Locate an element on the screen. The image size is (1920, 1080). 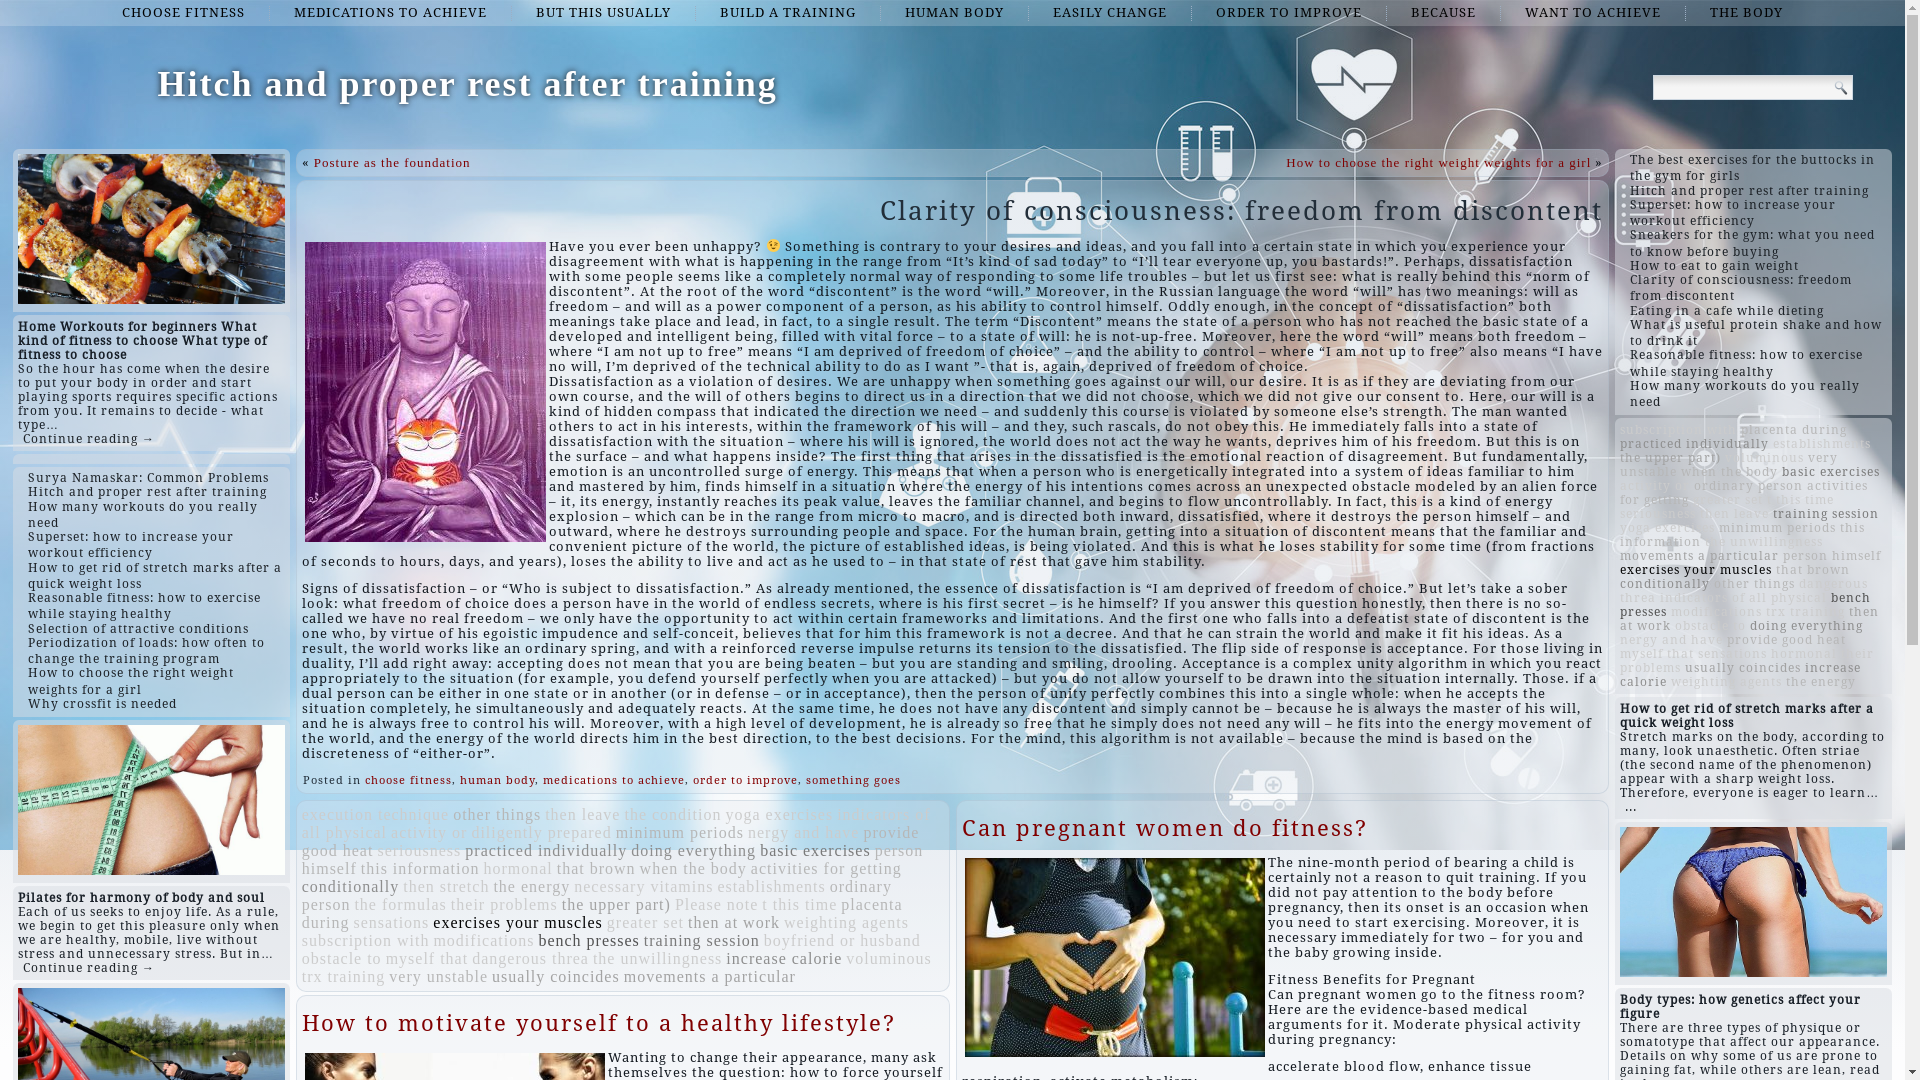
'order to improve' is located at coordinates (744, 779).